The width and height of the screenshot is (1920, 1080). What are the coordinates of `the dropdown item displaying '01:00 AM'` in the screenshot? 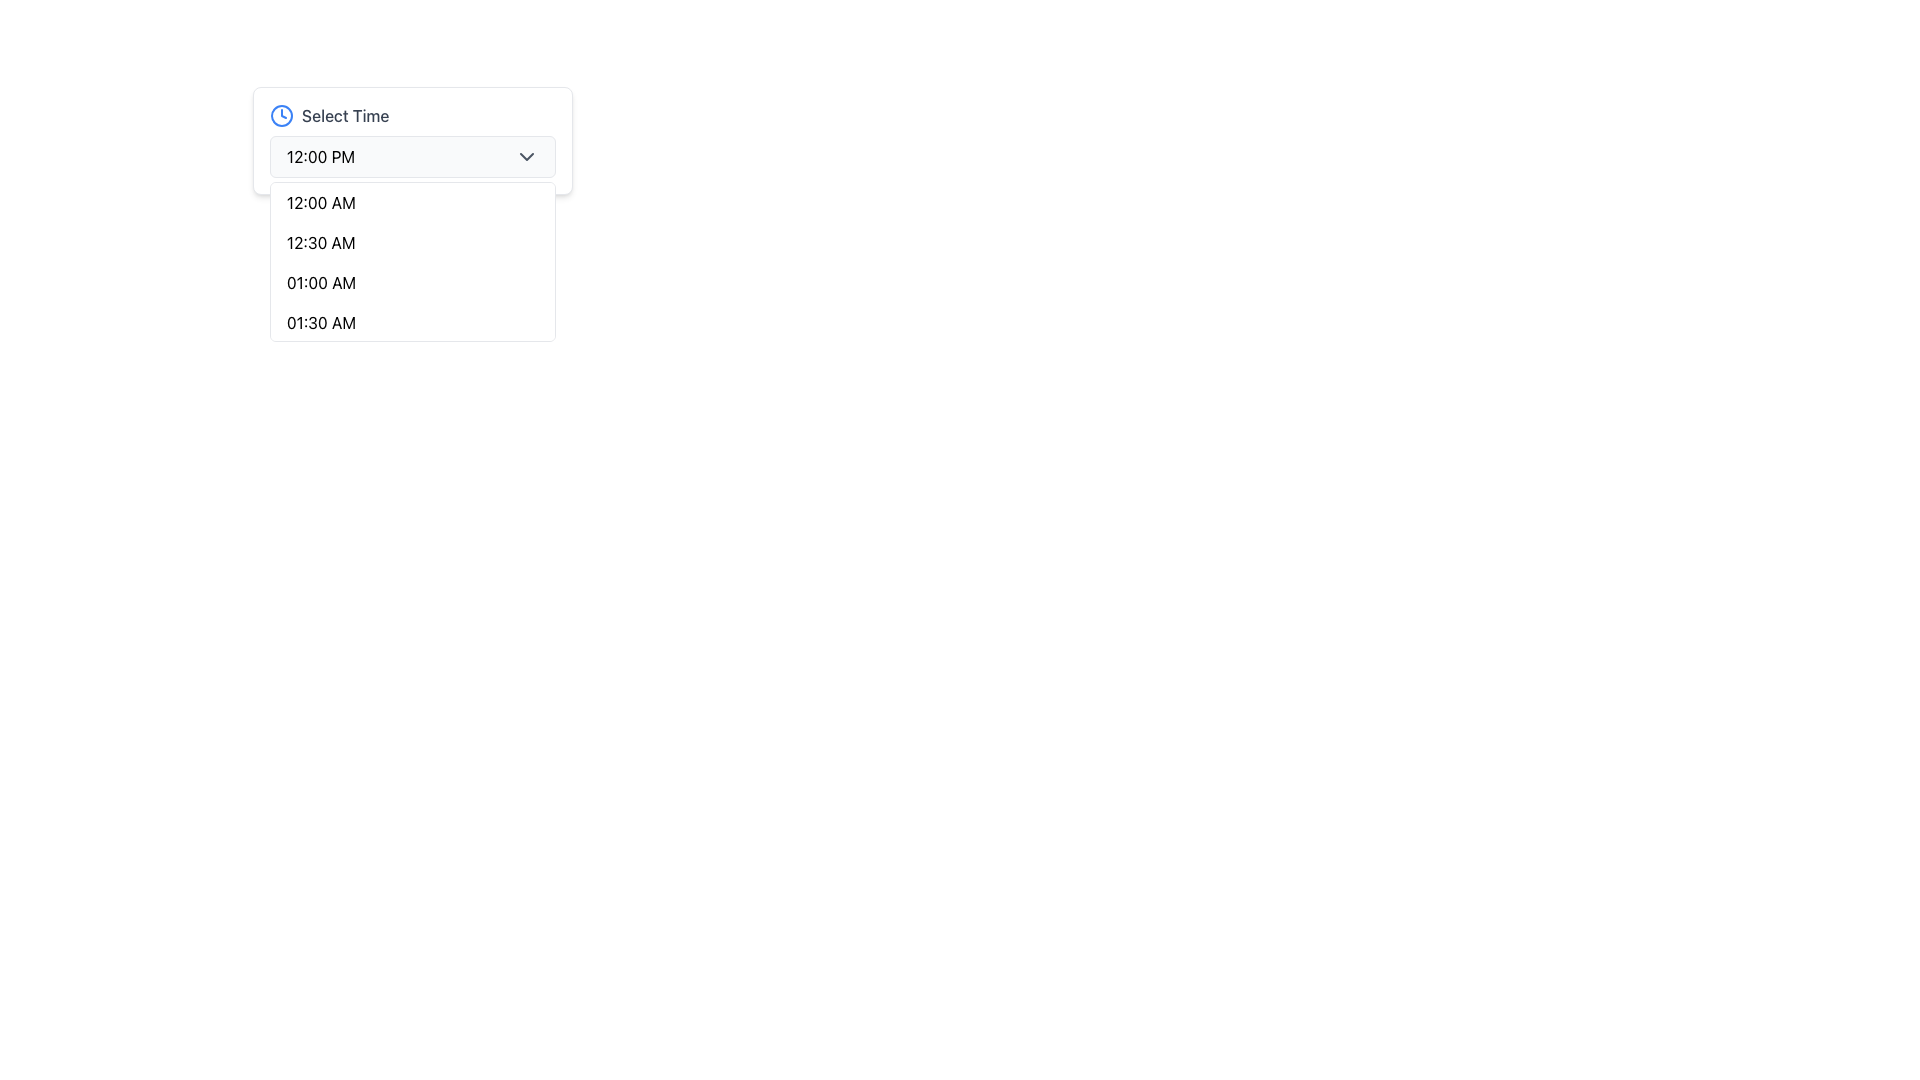 It's located at (411, 282).